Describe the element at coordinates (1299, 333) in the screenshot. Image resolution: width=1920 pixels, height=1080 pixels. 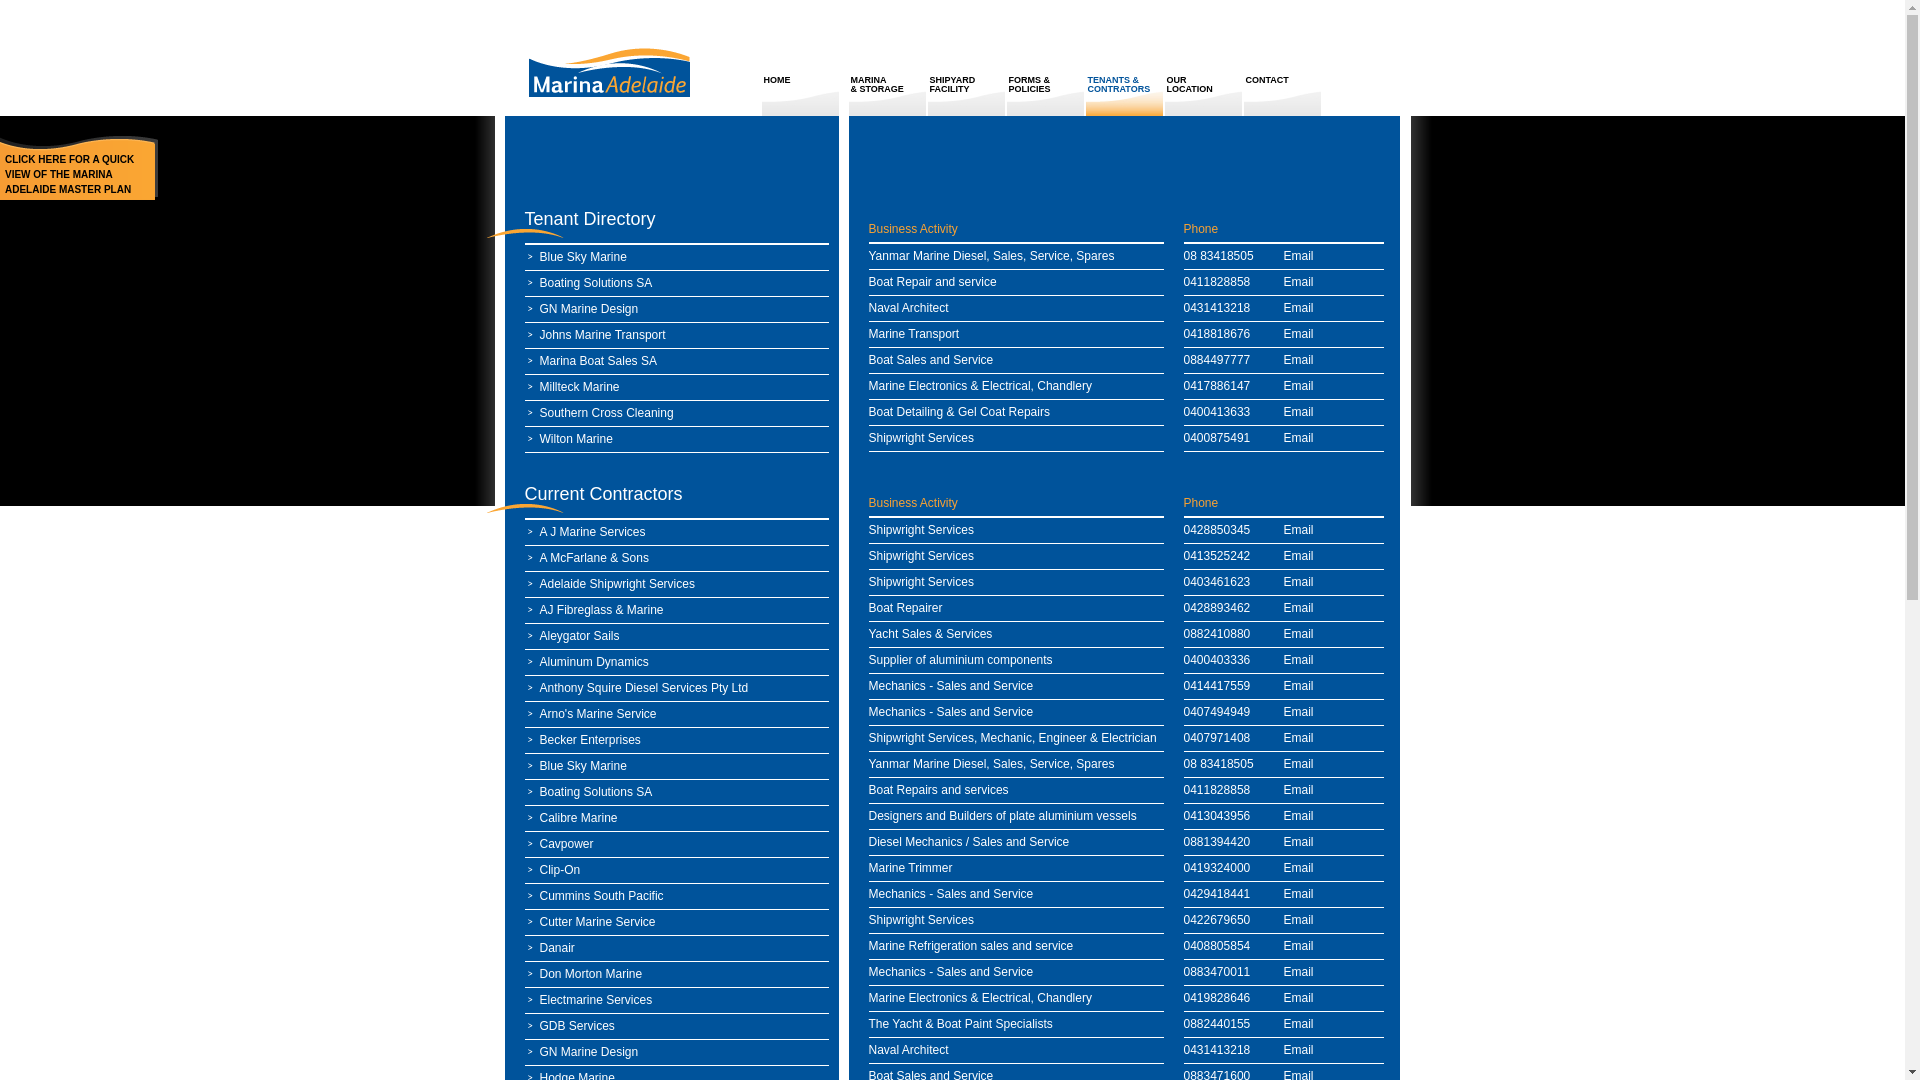
I see `'Email'` at that location.